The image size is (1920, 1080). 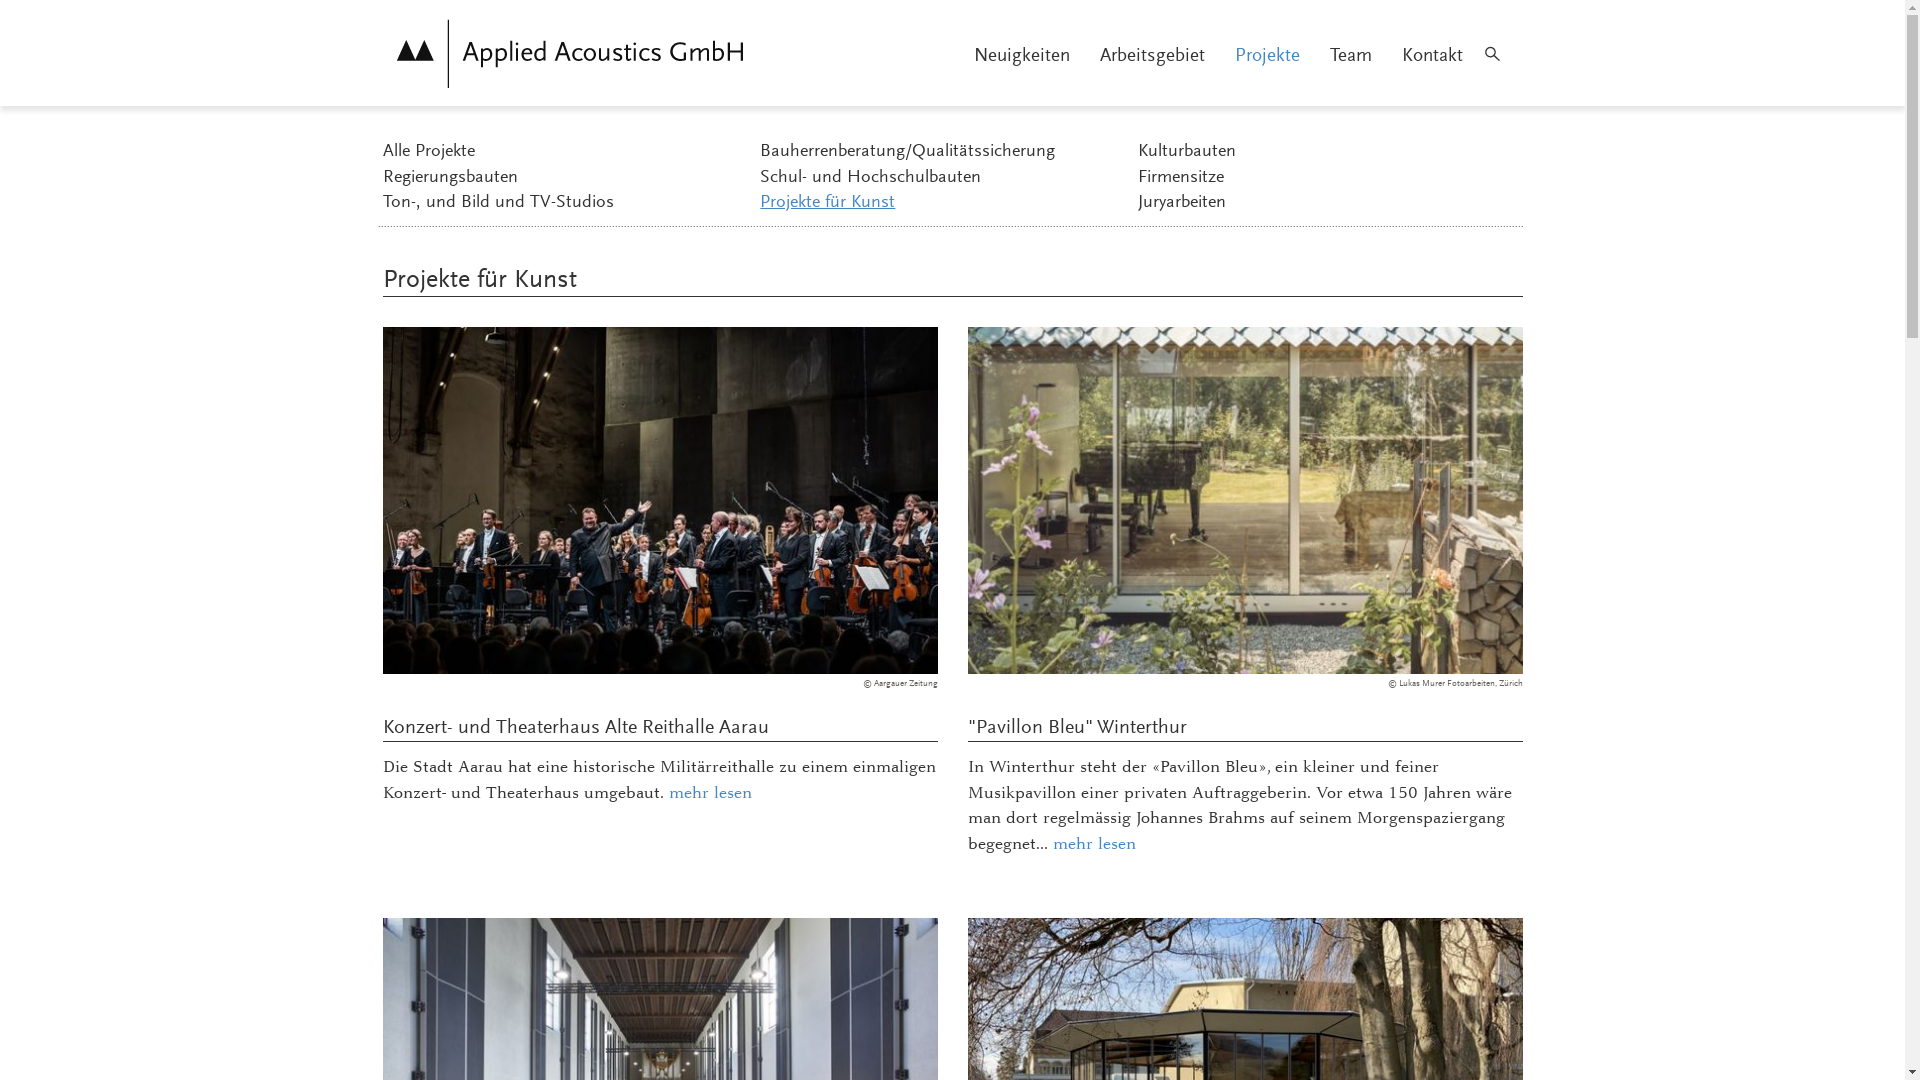 I want to click on 'Arbeitsgebiet', so click(x=1151, y=55).